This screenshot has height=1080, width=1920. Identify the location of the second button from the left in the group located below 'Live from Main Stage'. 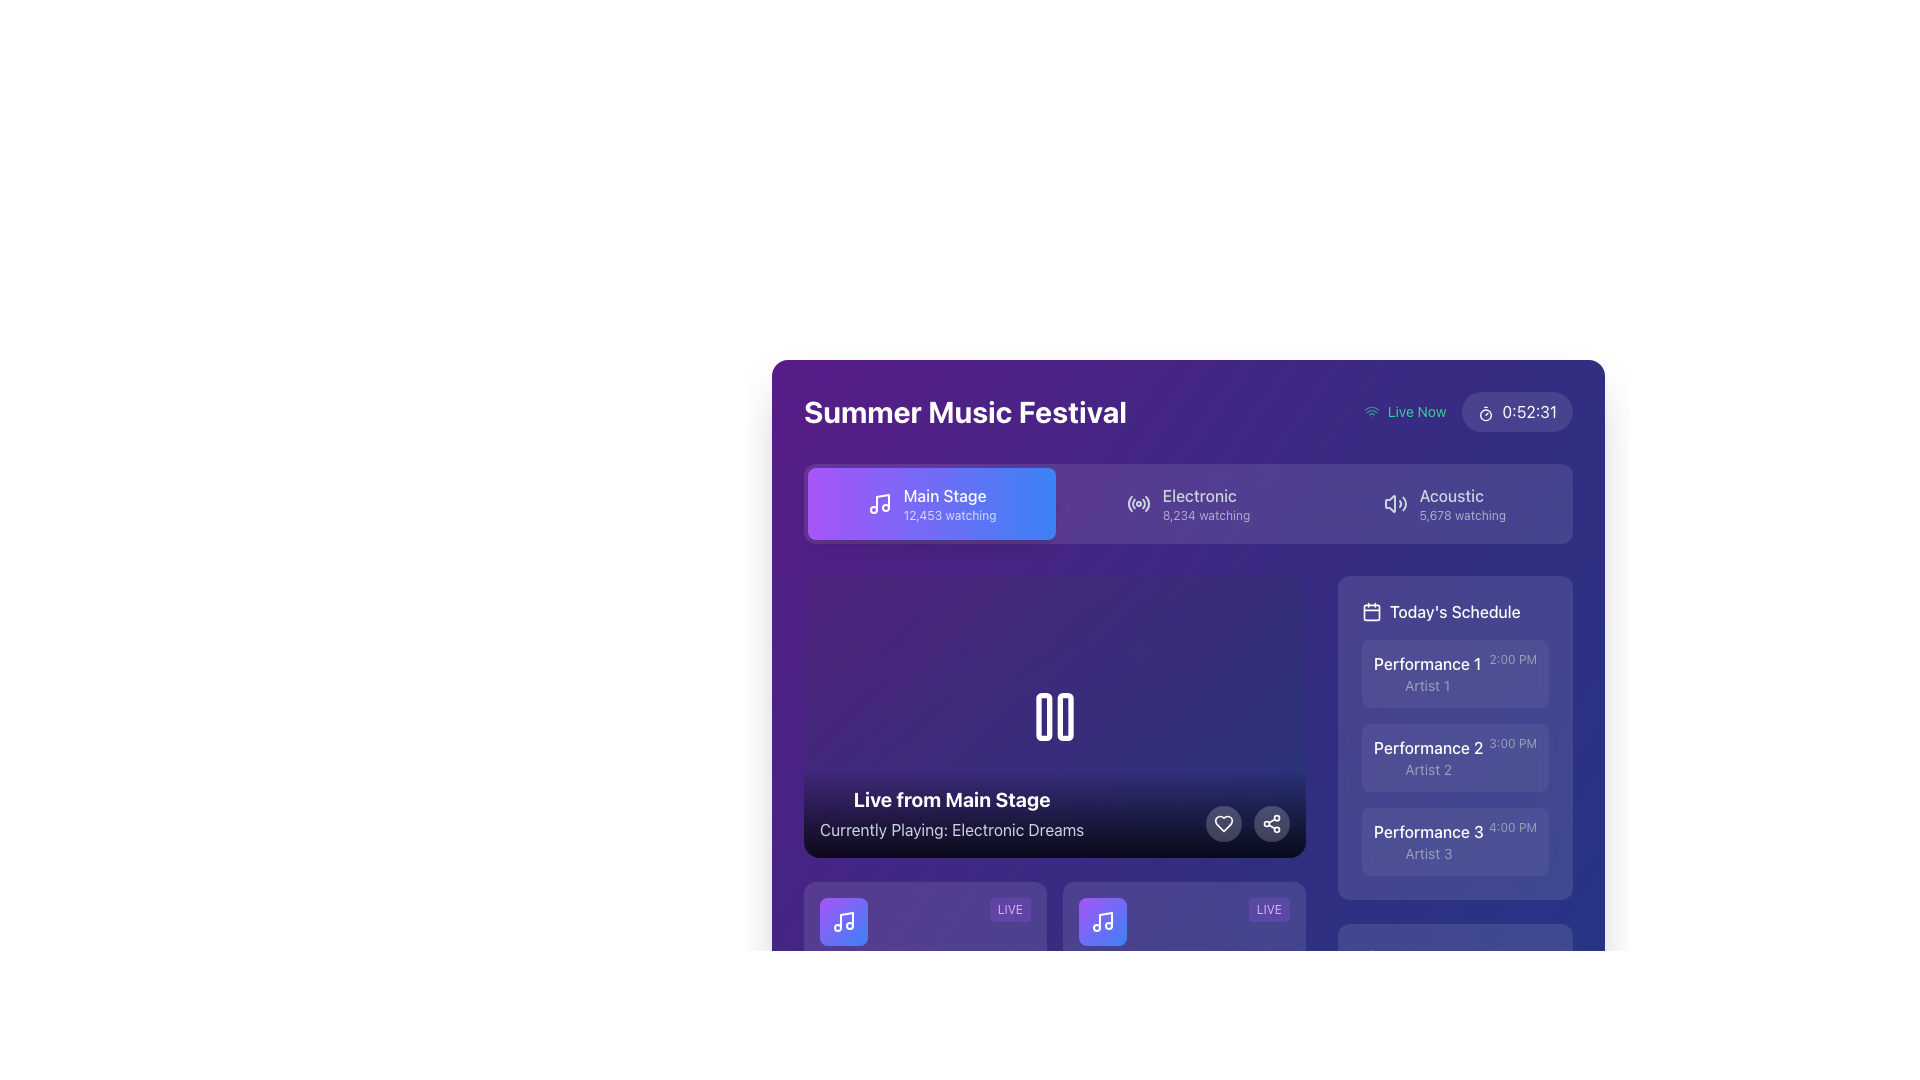
(1102, 921).